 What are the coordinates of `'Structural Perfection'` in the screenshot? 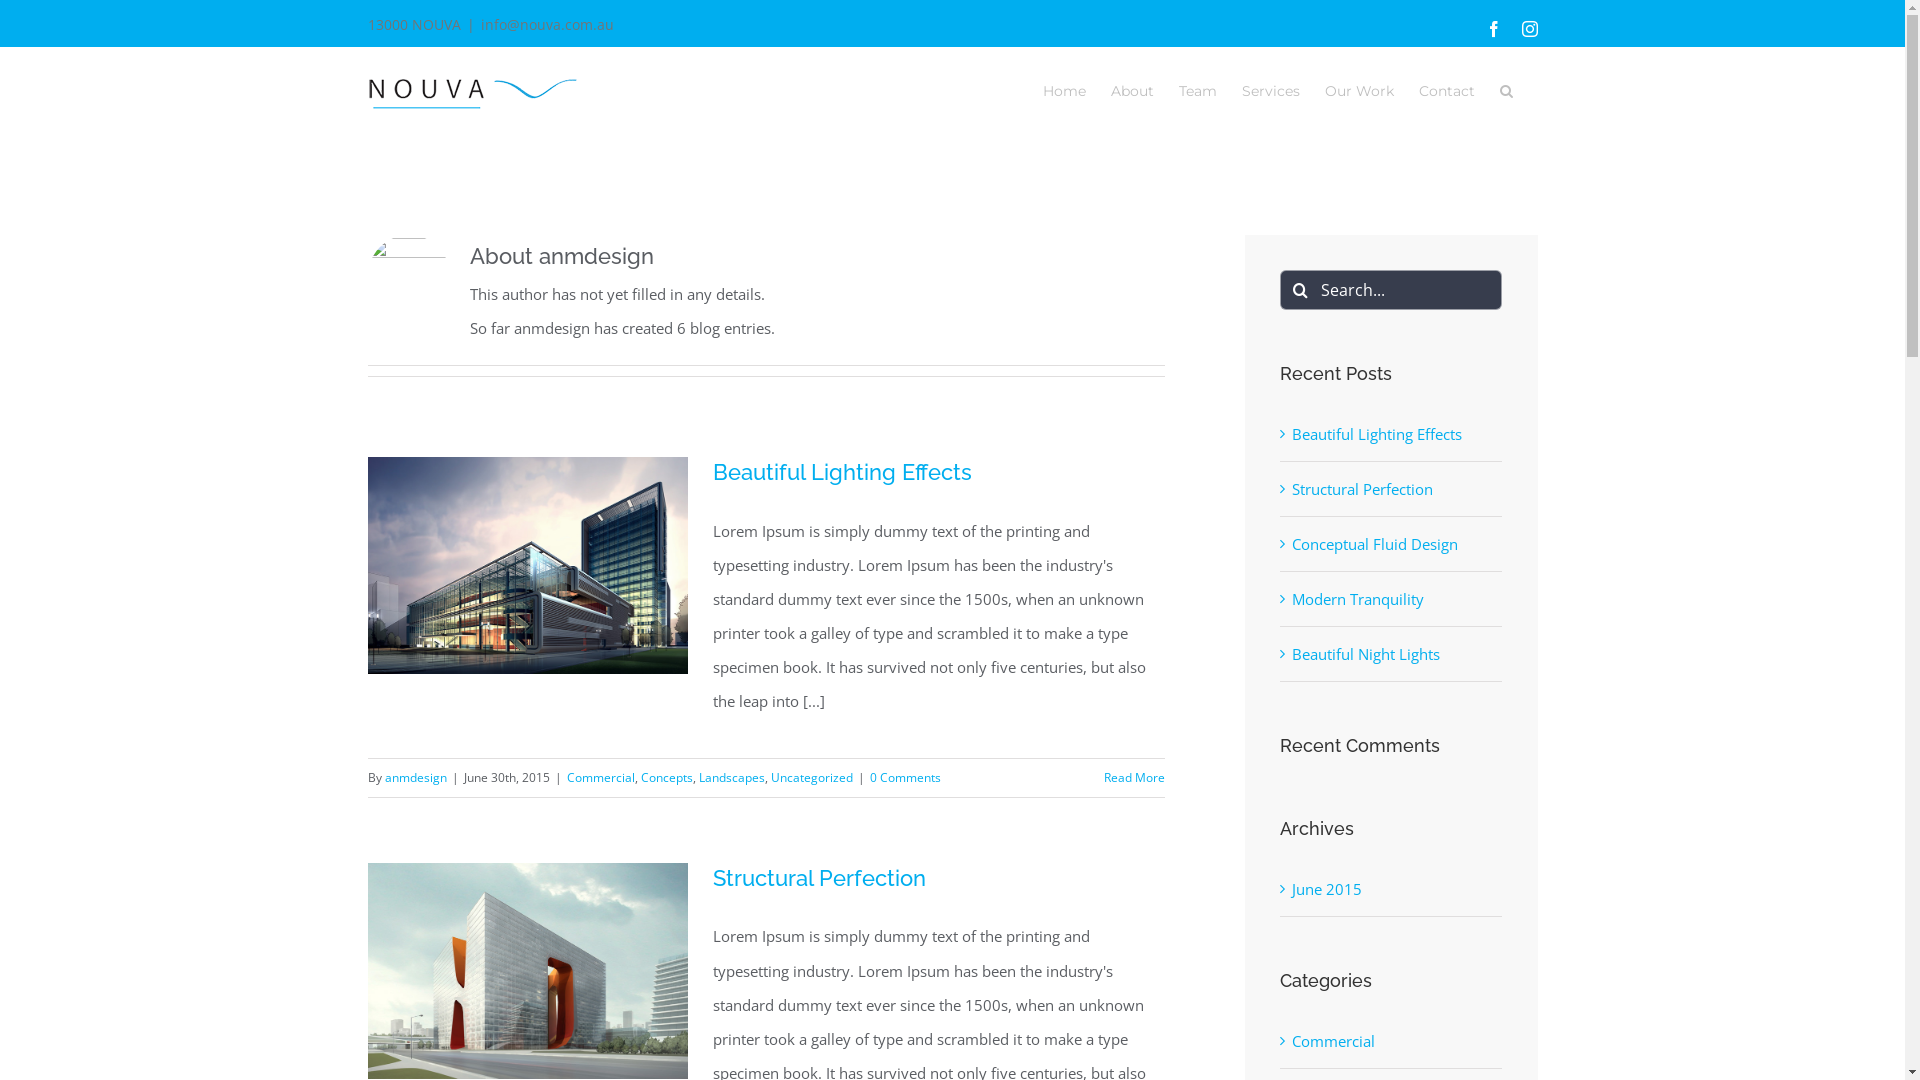 It's located at (818, 877).